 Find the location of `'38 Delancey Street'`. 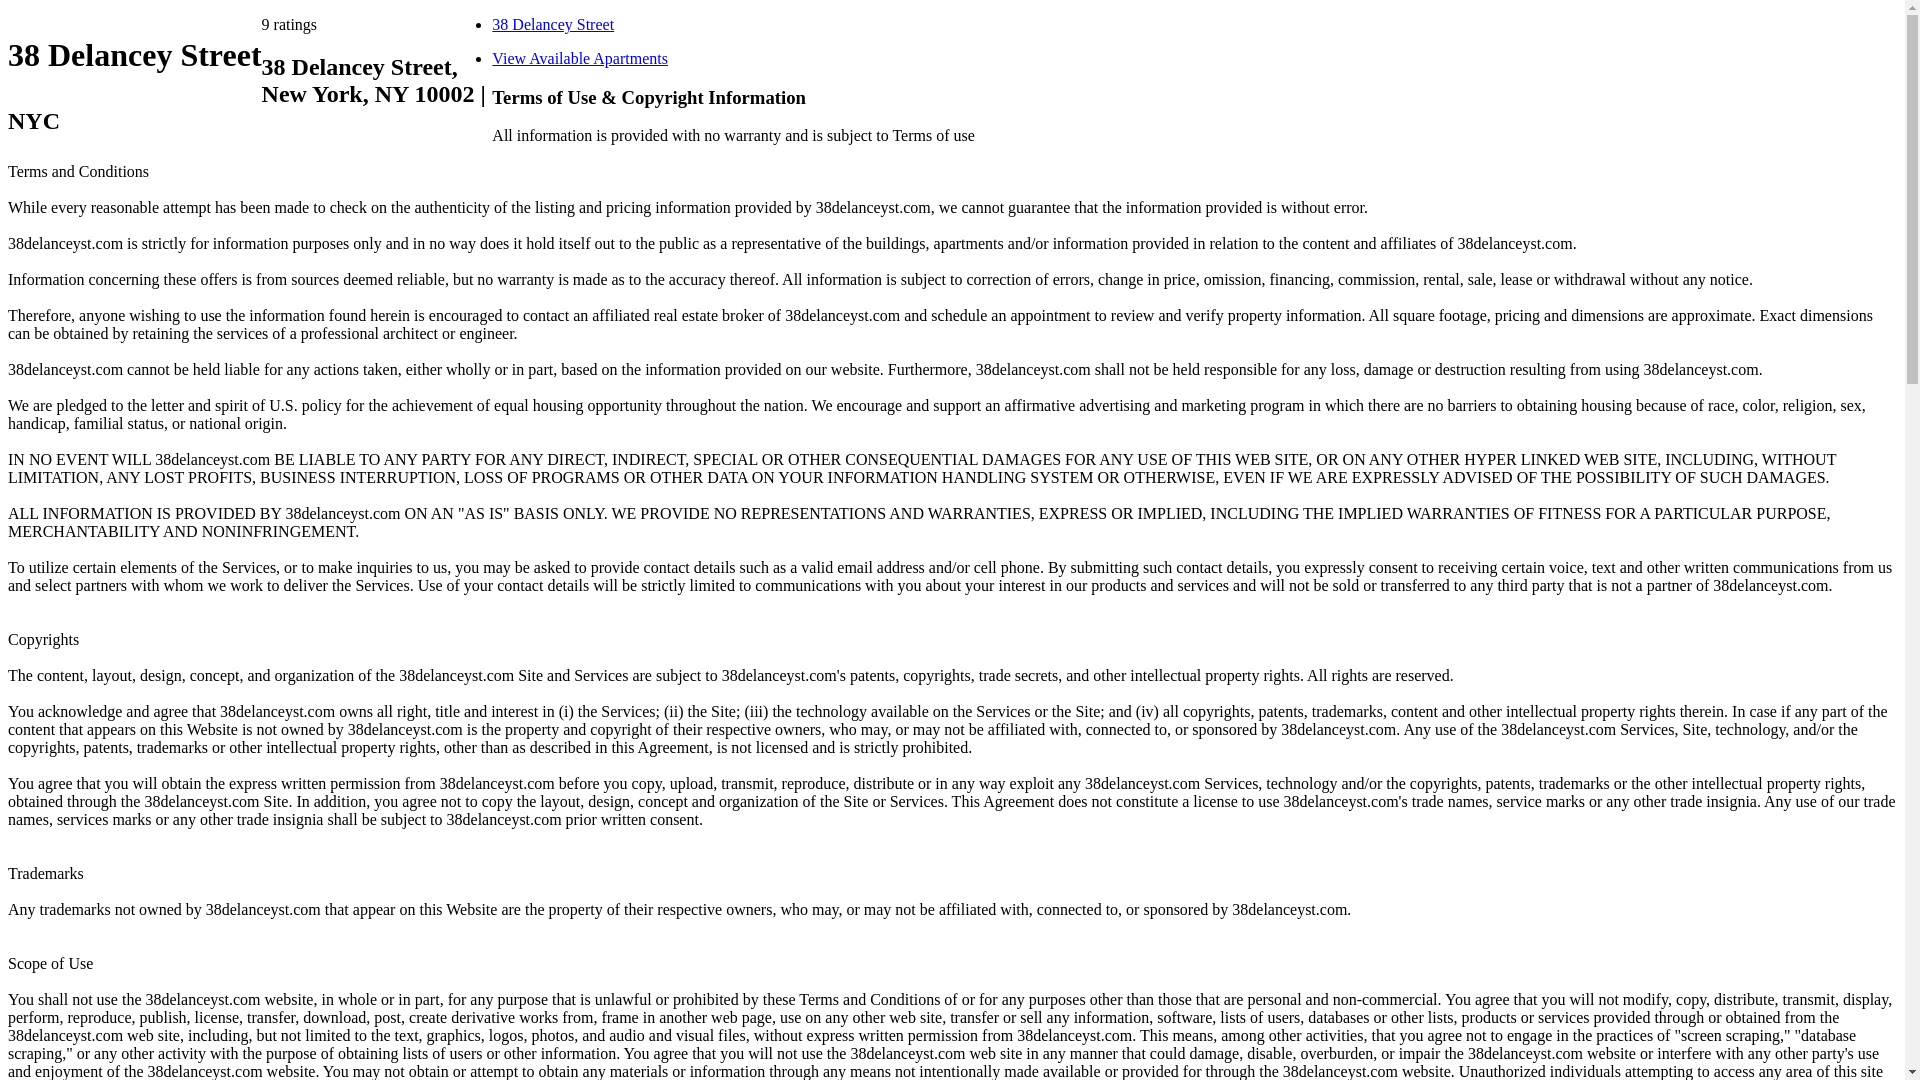

'38 Delancey Street' is located at coordinates (552, 24).